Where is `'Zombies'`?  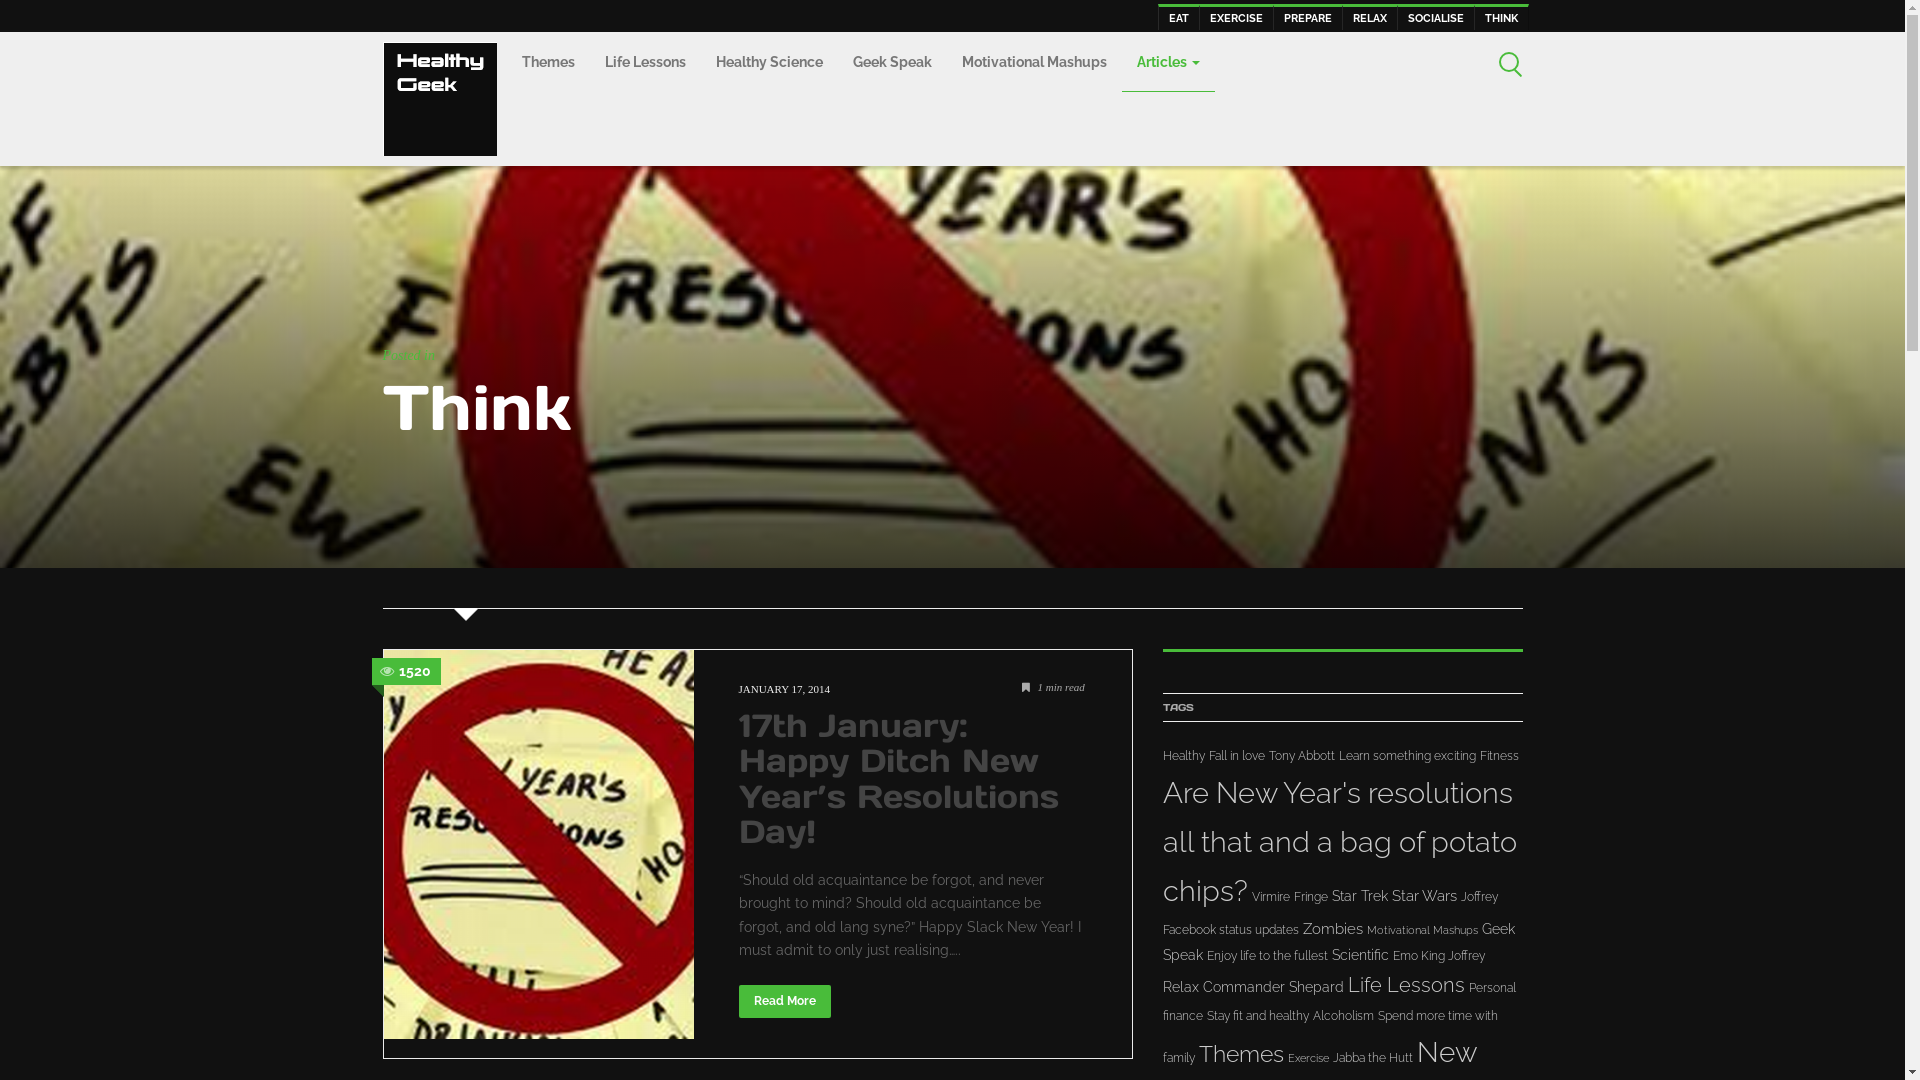
'Zombies' is located at coordinates (1331, 929).